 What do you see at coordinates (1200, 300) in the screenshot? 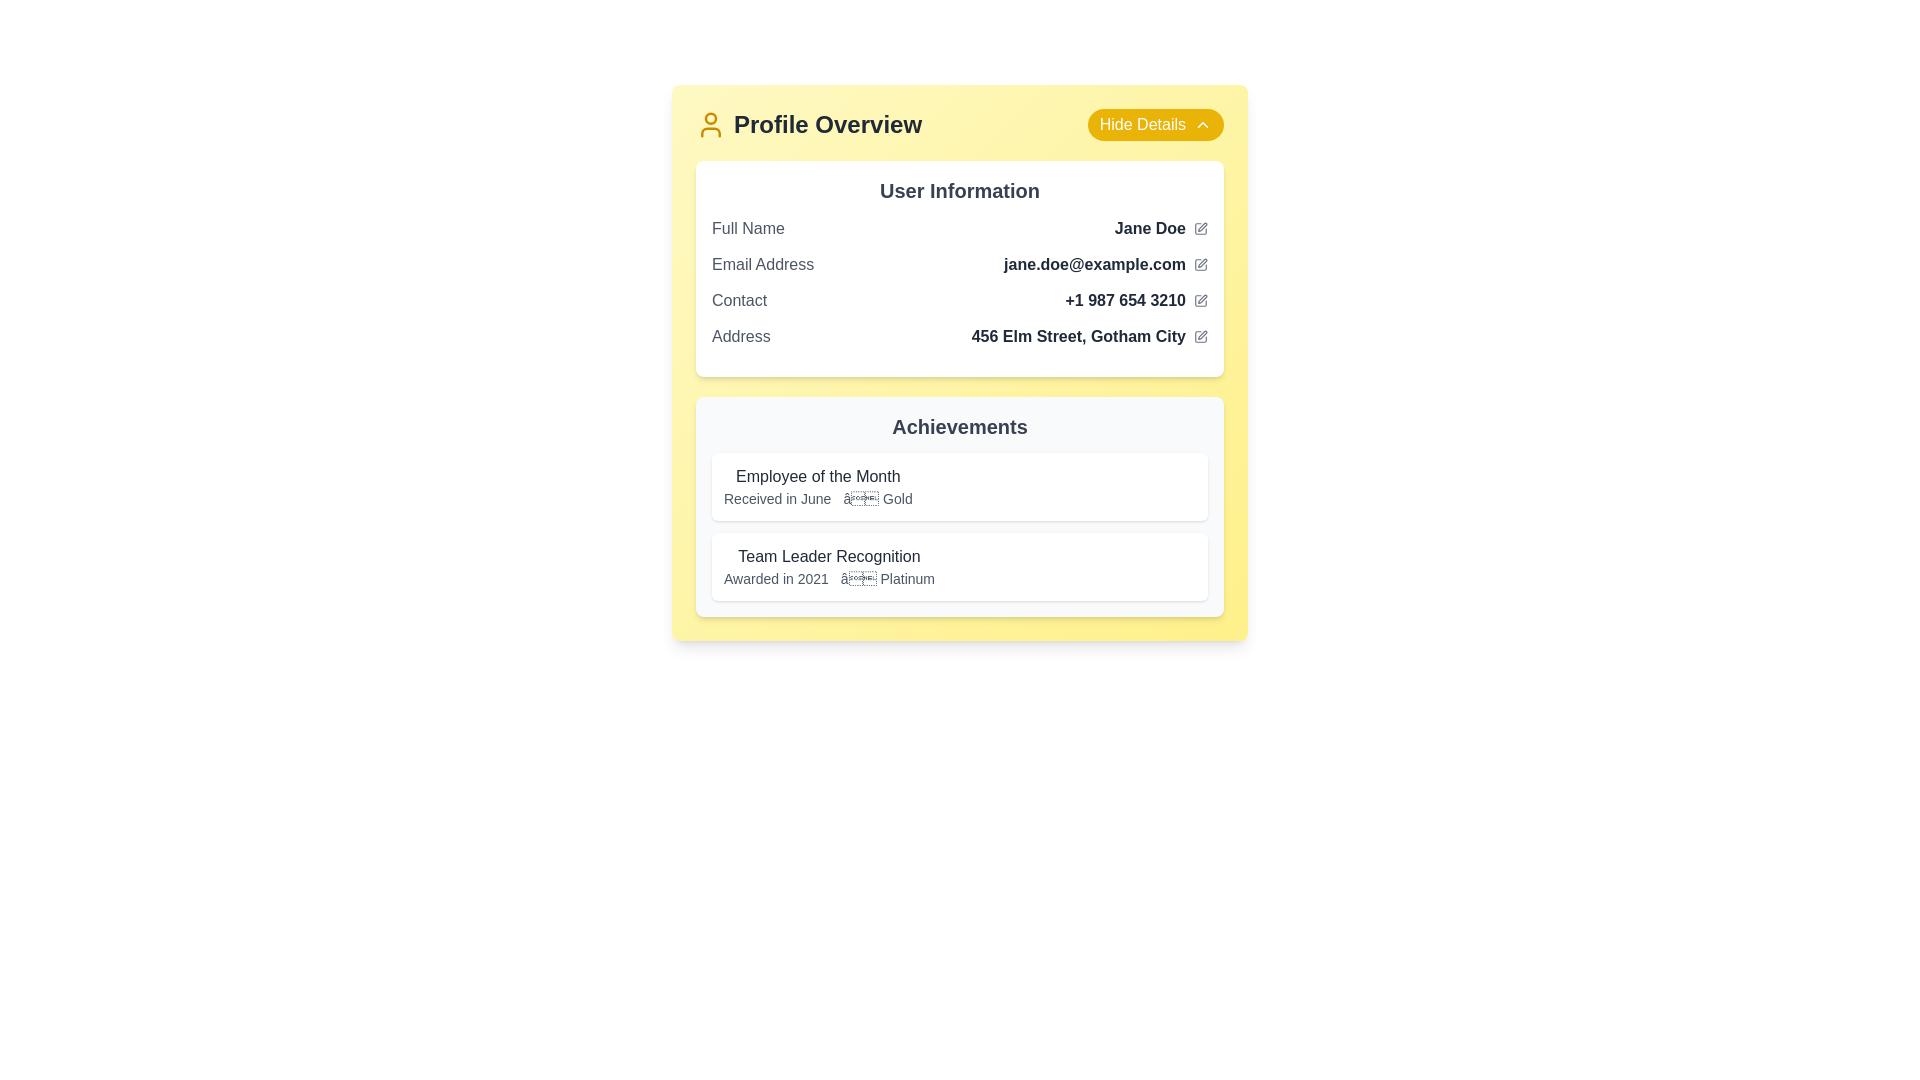
I see `the Edit Icon Button, which is a pen icon within a square outline located next to the phone number '+1 987 654 3210' in the 'Contact' field of the 'User Information' section` at bounding box center [1200, 300].